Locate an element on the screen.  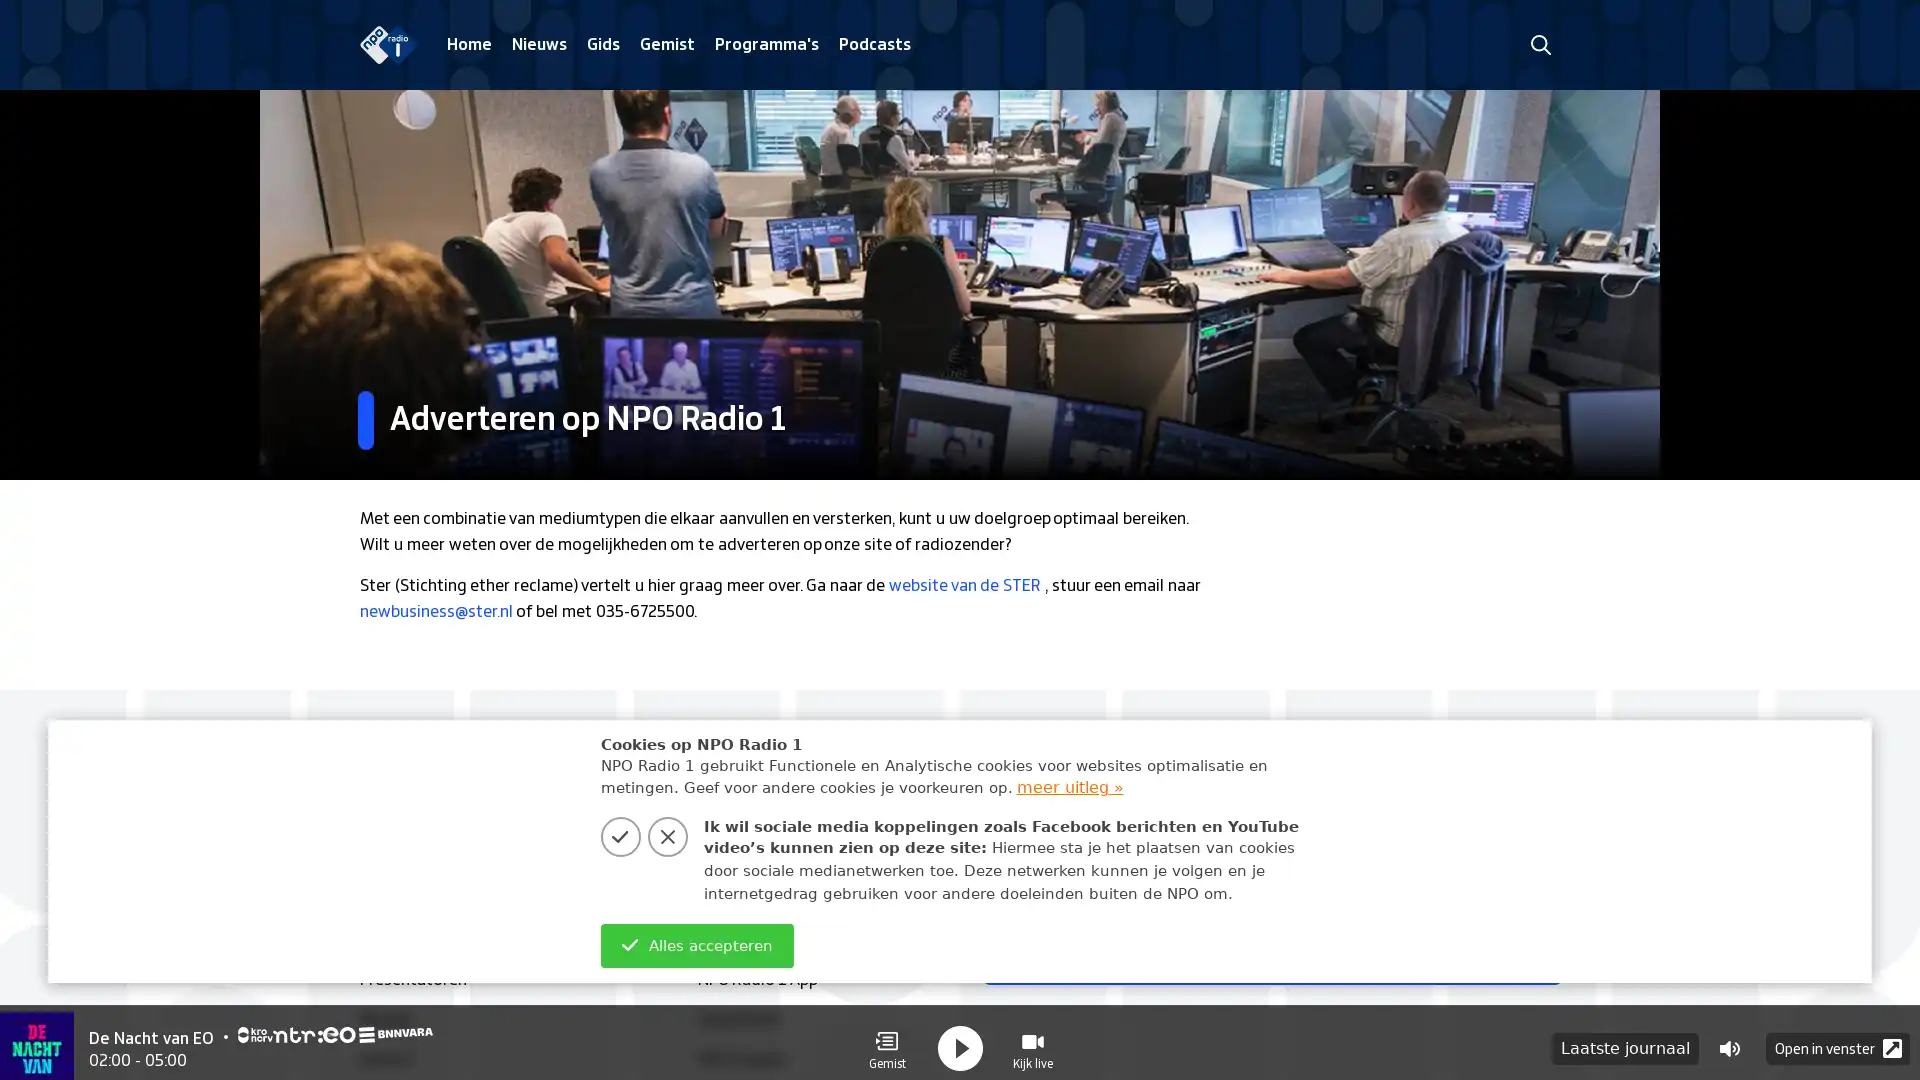
Open in venster Popup Icon is located at coordinates (1838, 1036).